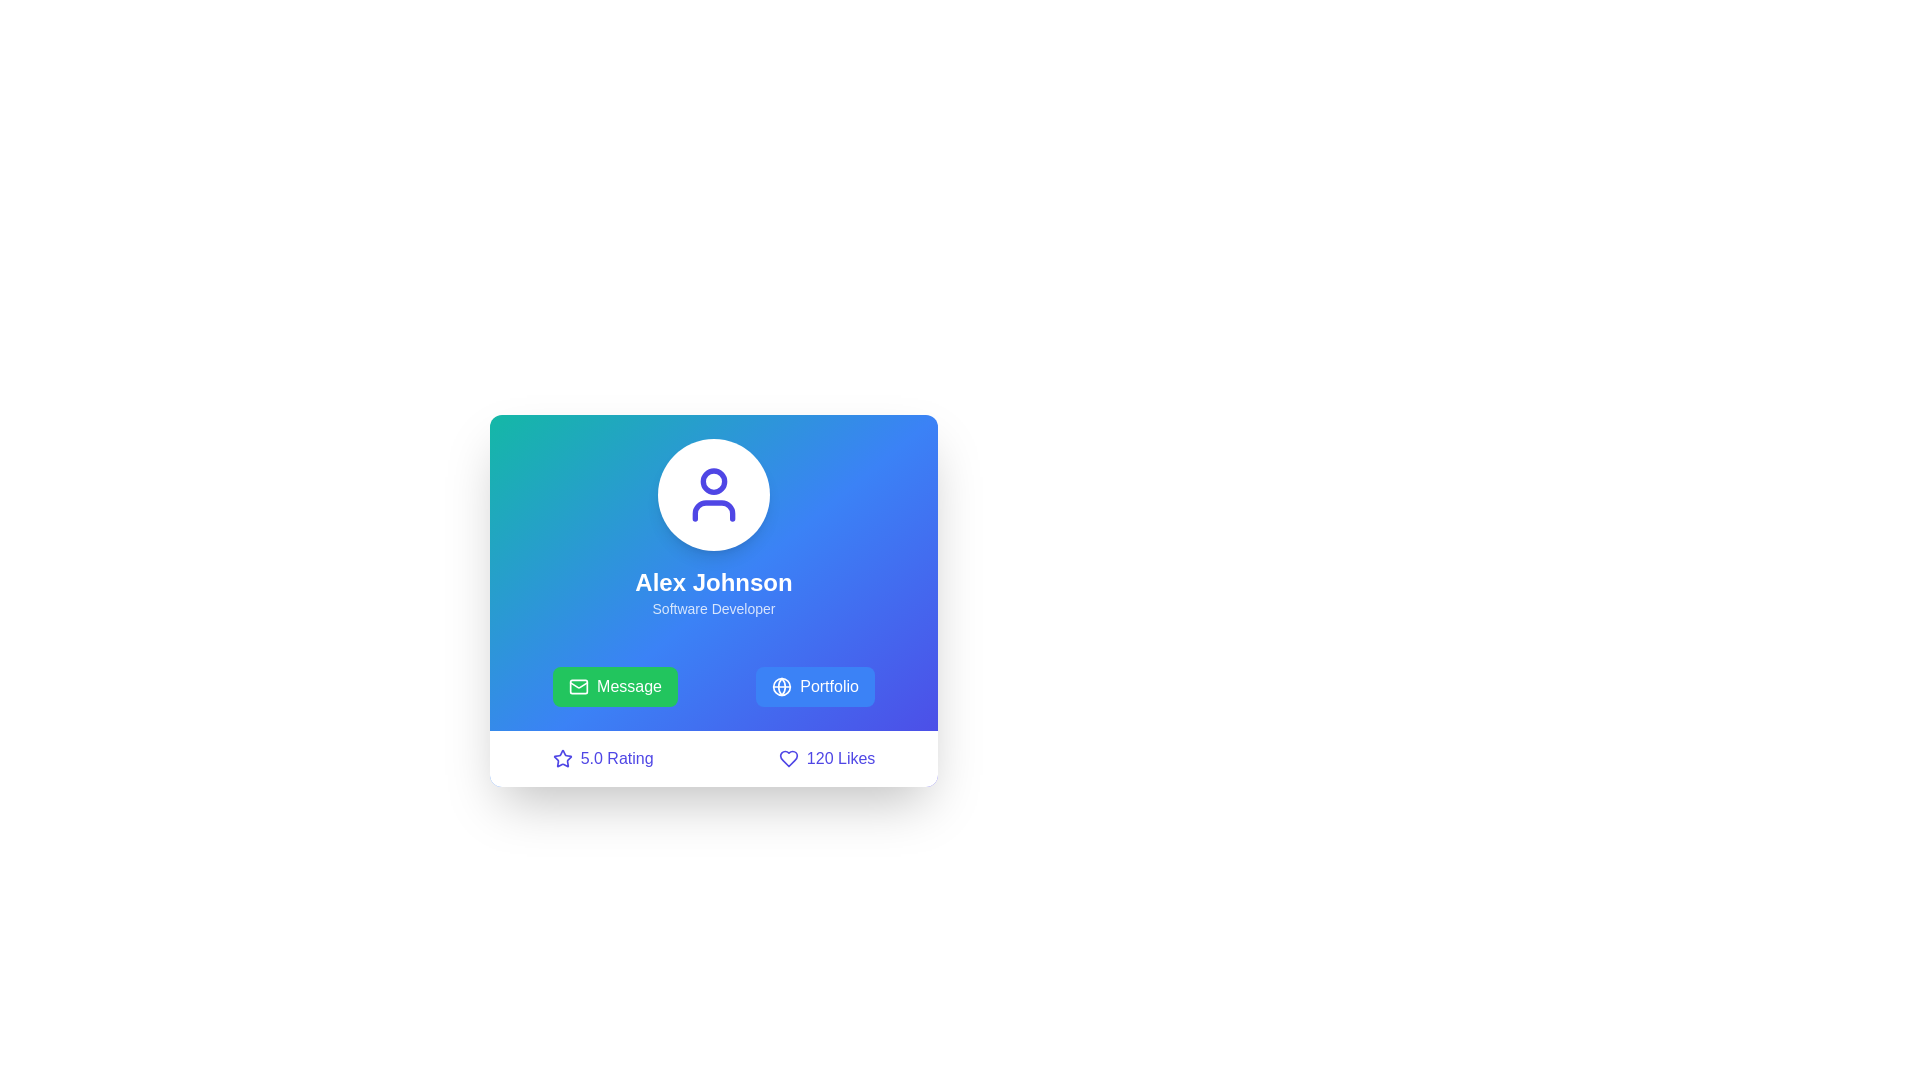 This screenshot has height=1080, width=1920. I want to click on the user profile icon, which is centrally positioned within a circular white background at the top-center of the rectangular card component, so click(714, 494).